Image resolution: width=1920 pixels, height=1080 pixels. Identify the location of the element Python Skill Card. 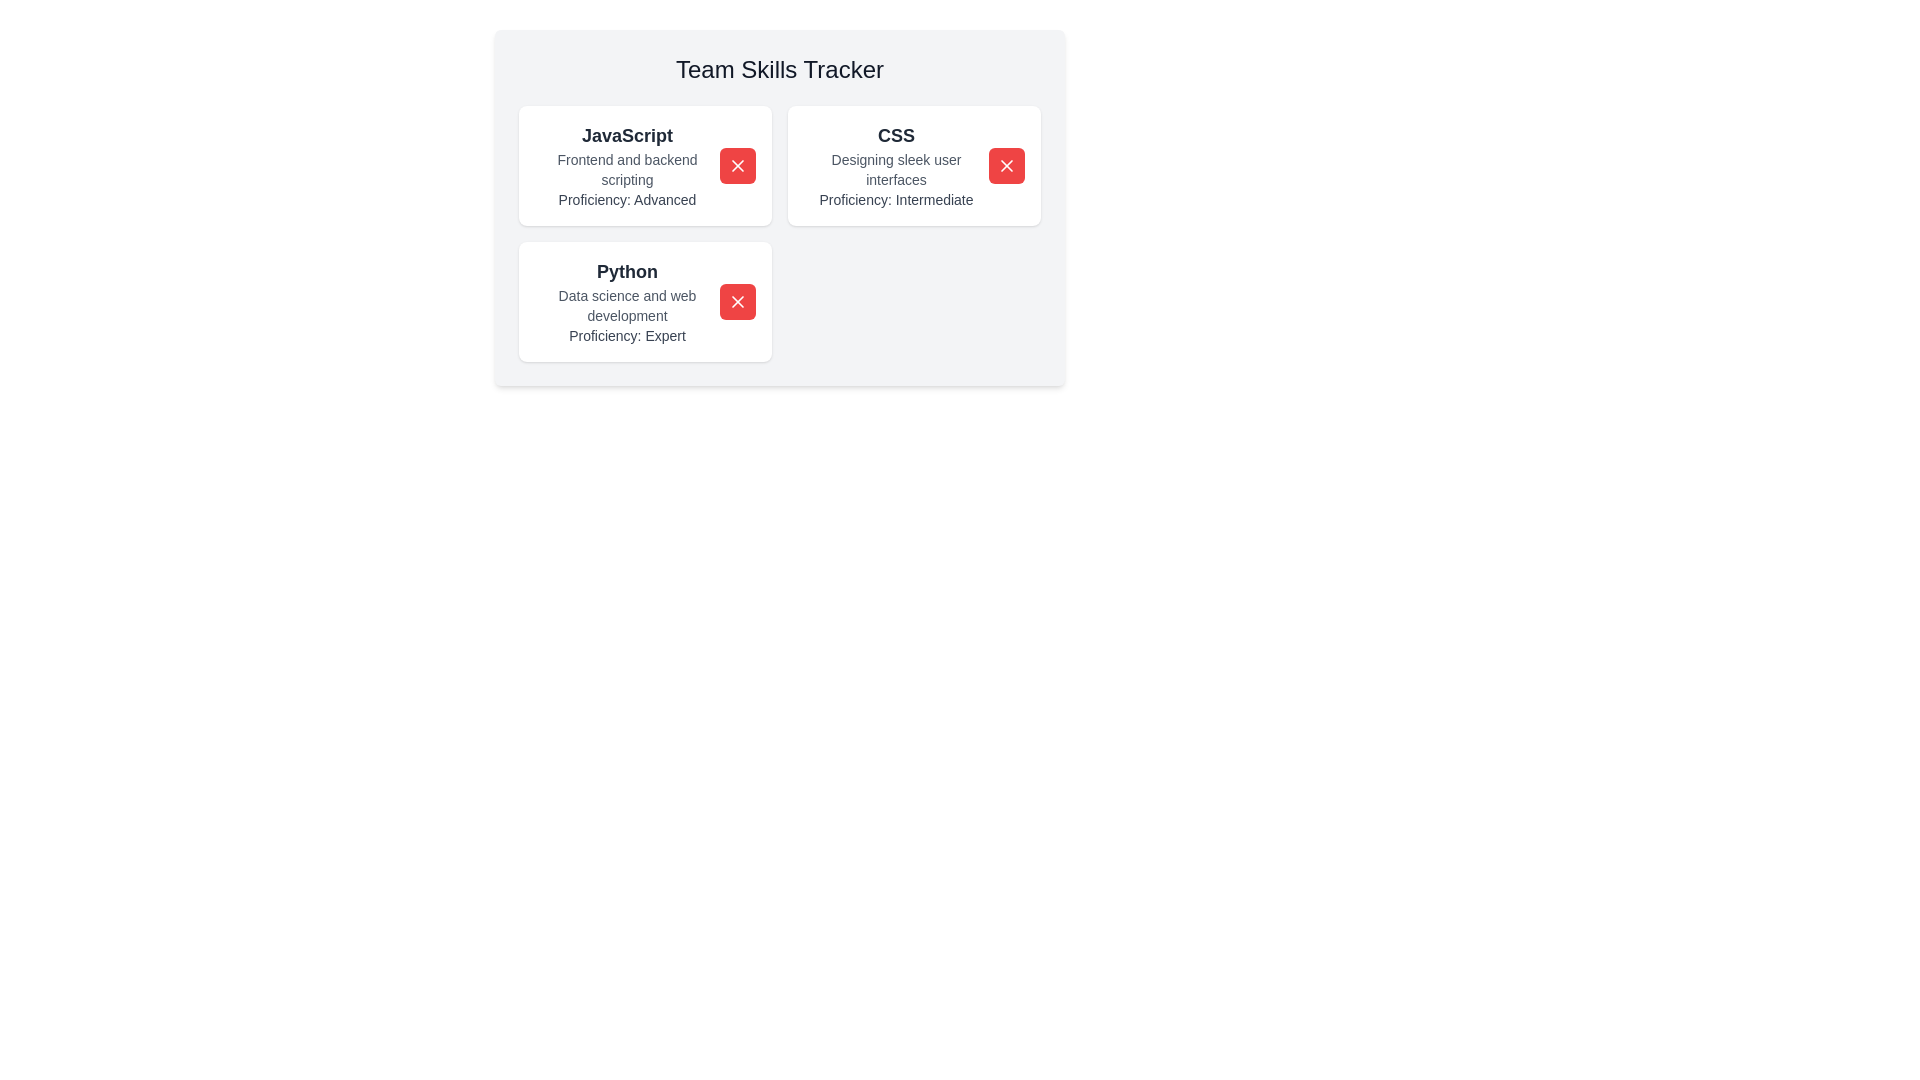
(626, 301).